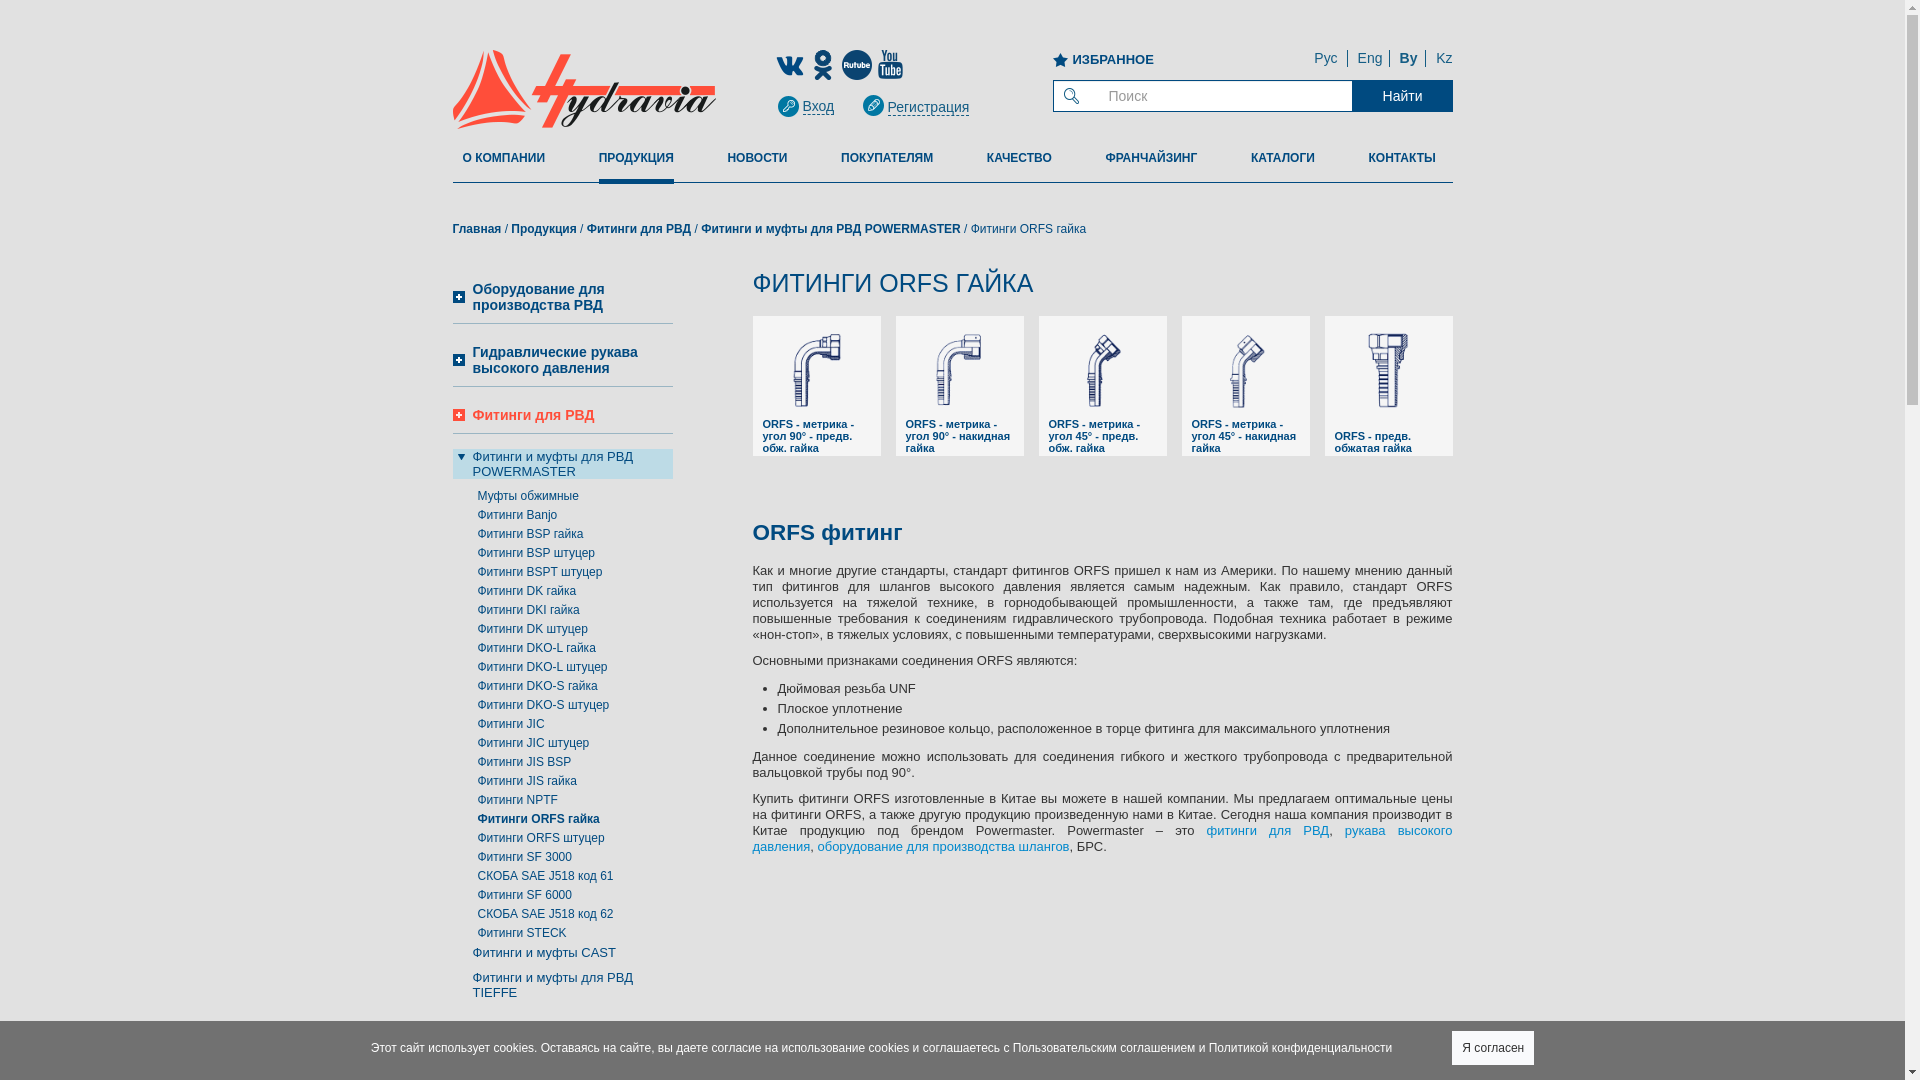  I want to click on 'Kz', so click(1444, 56).